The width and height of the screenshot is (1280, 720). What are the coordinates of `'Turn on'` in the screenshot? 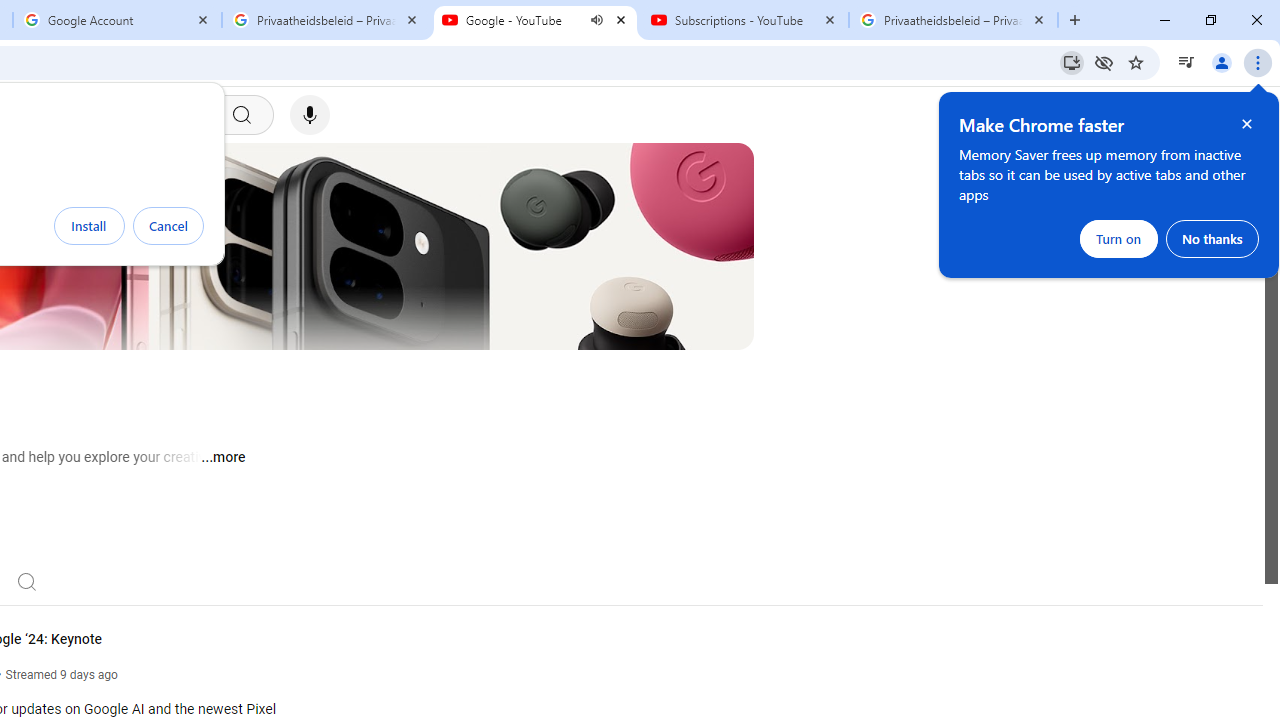 It's located at (1118, 238).